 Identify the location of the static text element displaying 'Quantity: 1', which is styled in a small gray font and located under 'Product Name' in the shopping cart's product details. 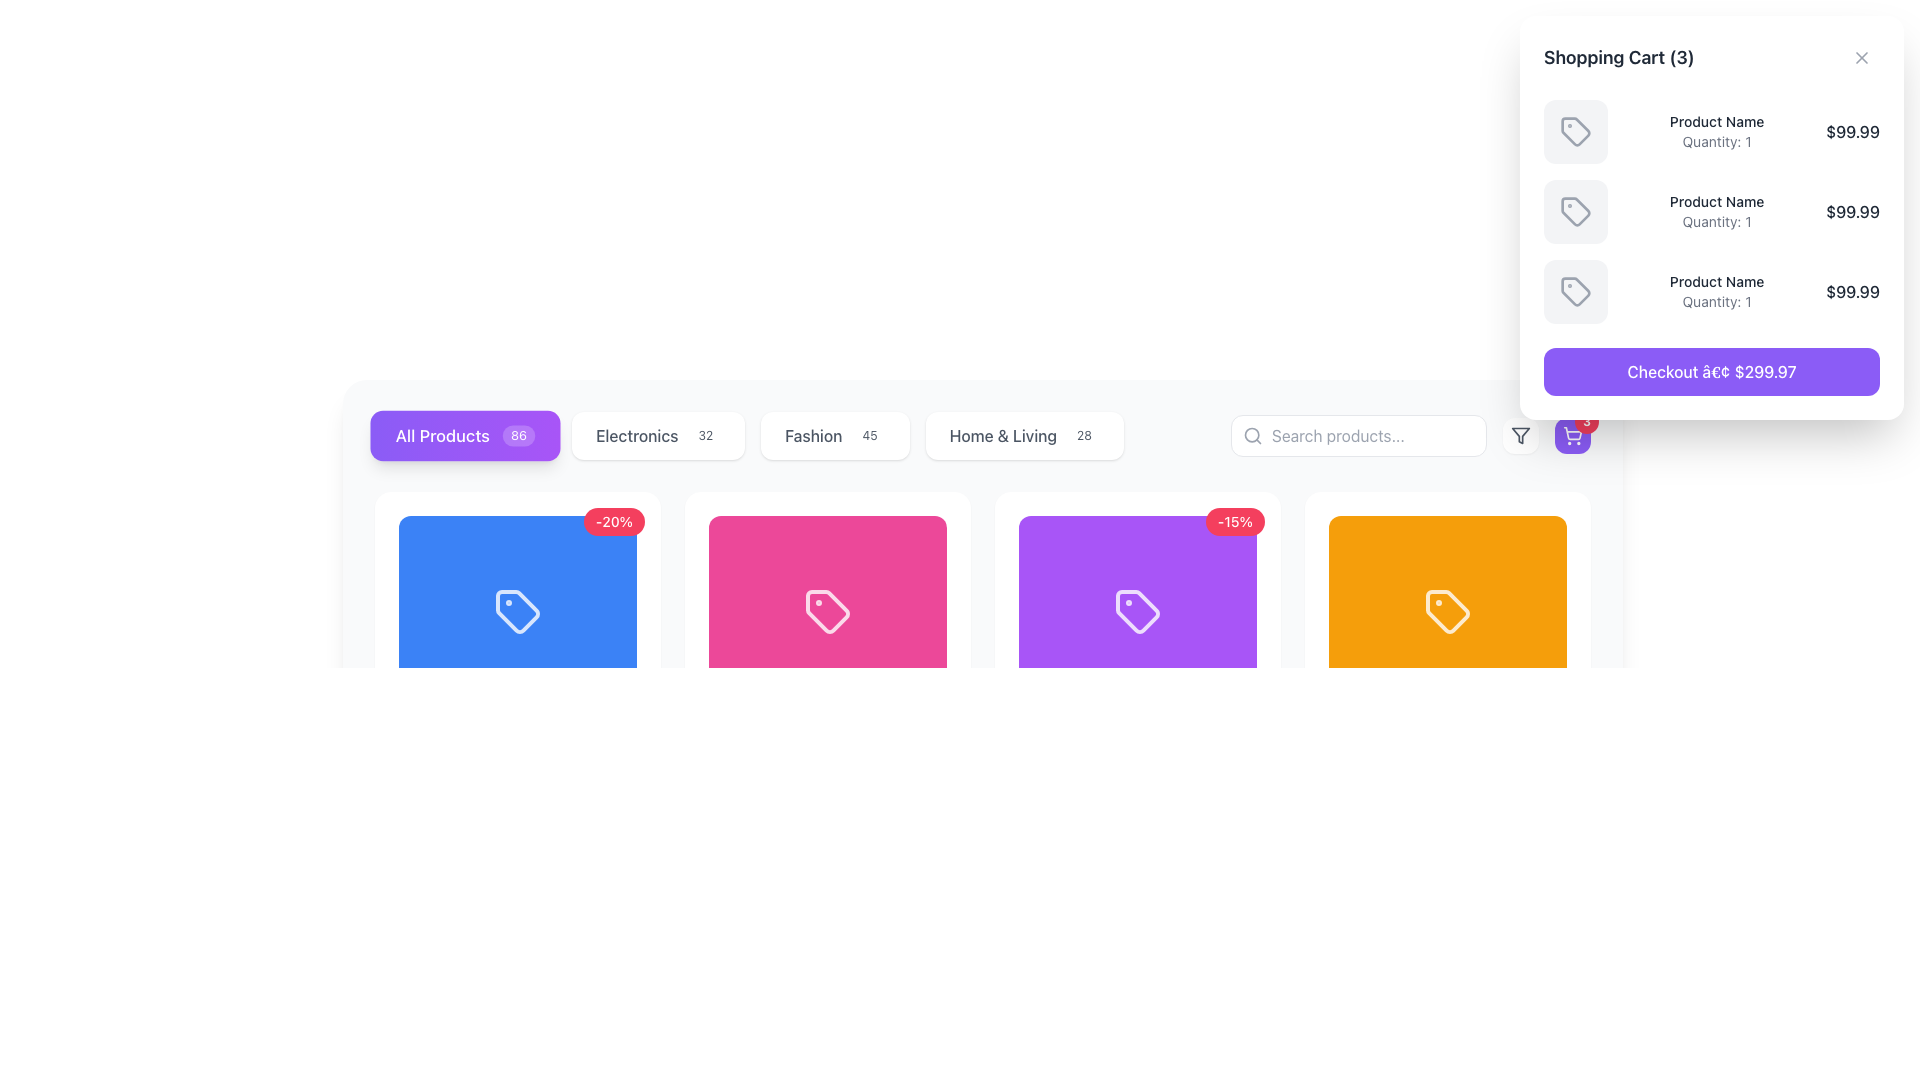
(1716, 222).